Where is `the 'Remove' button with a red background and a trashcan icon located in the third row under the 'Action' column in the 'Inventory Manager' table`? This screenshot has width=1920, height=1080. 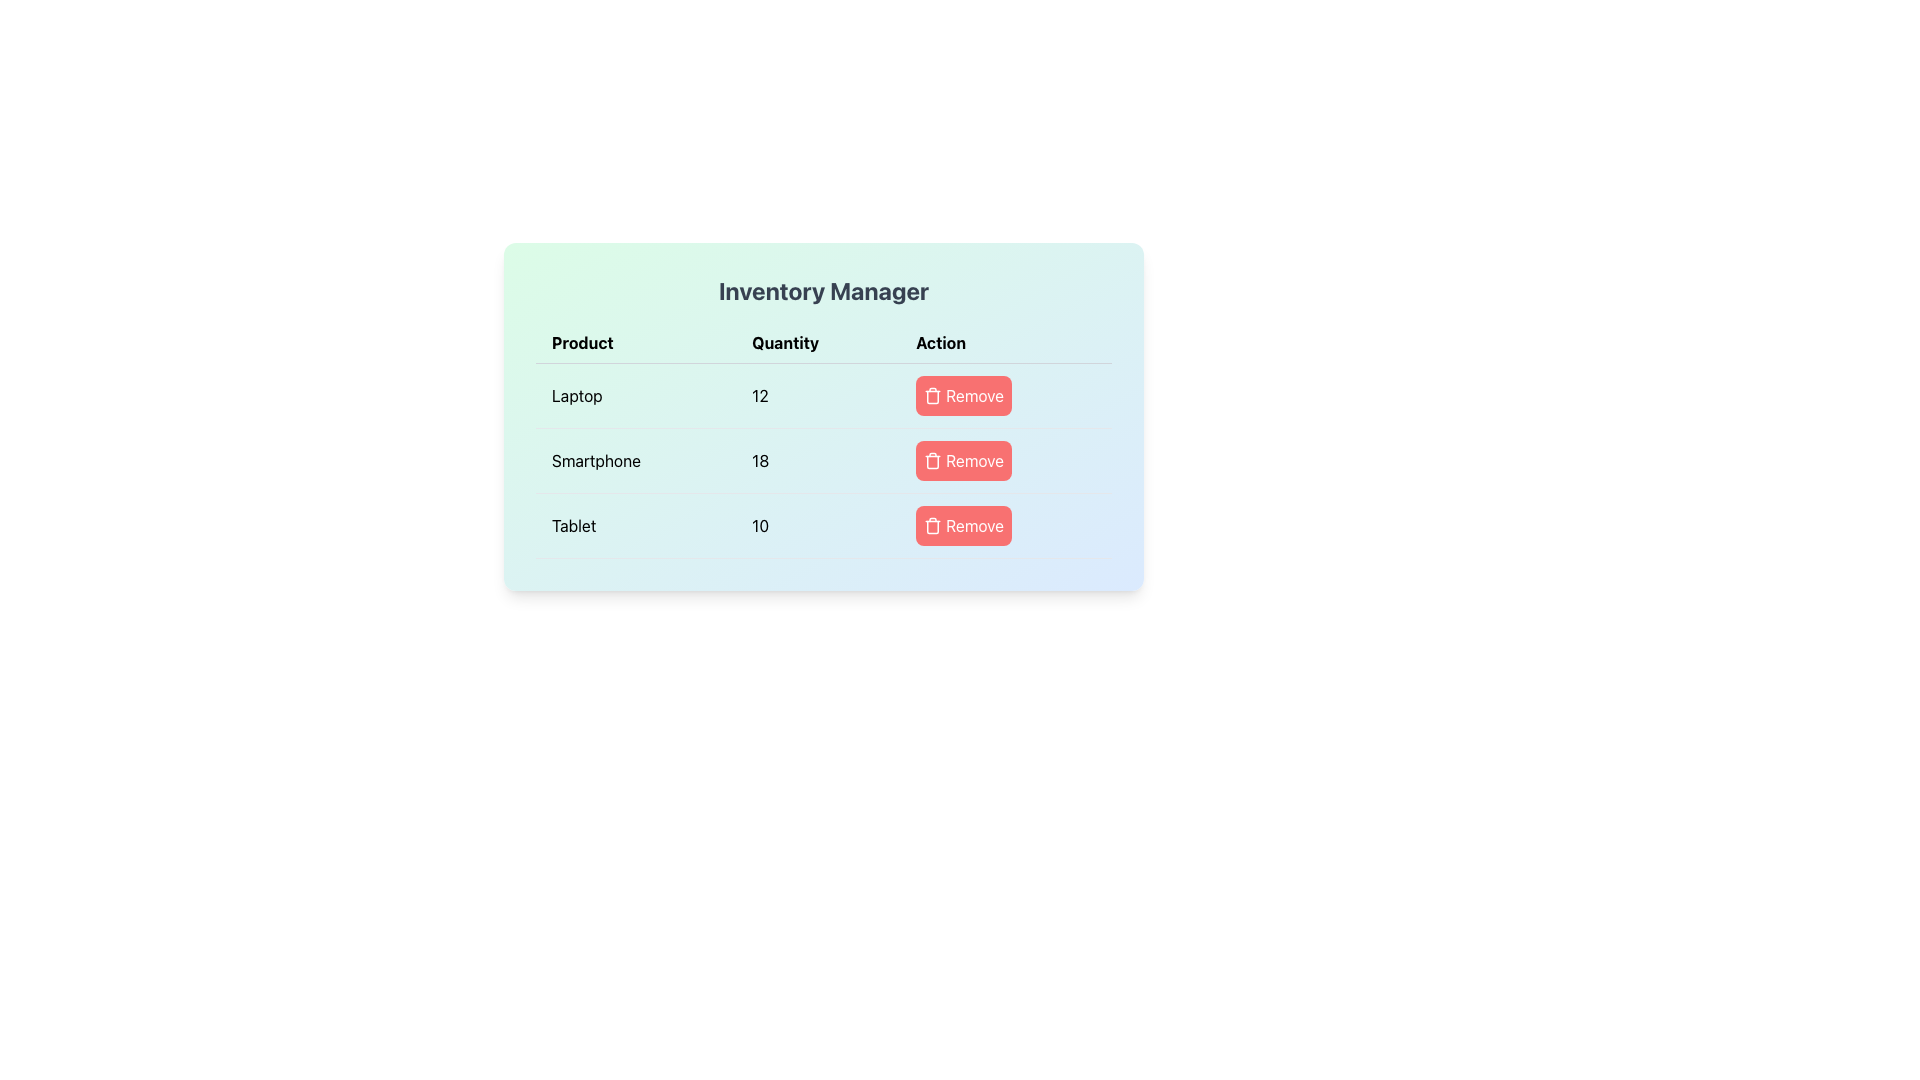
the 'Remove' button with a red background and a trashcan icon located in the third row under the 'Action' column in the 'Inventory Manager' table is located at coordinates (964, 524).